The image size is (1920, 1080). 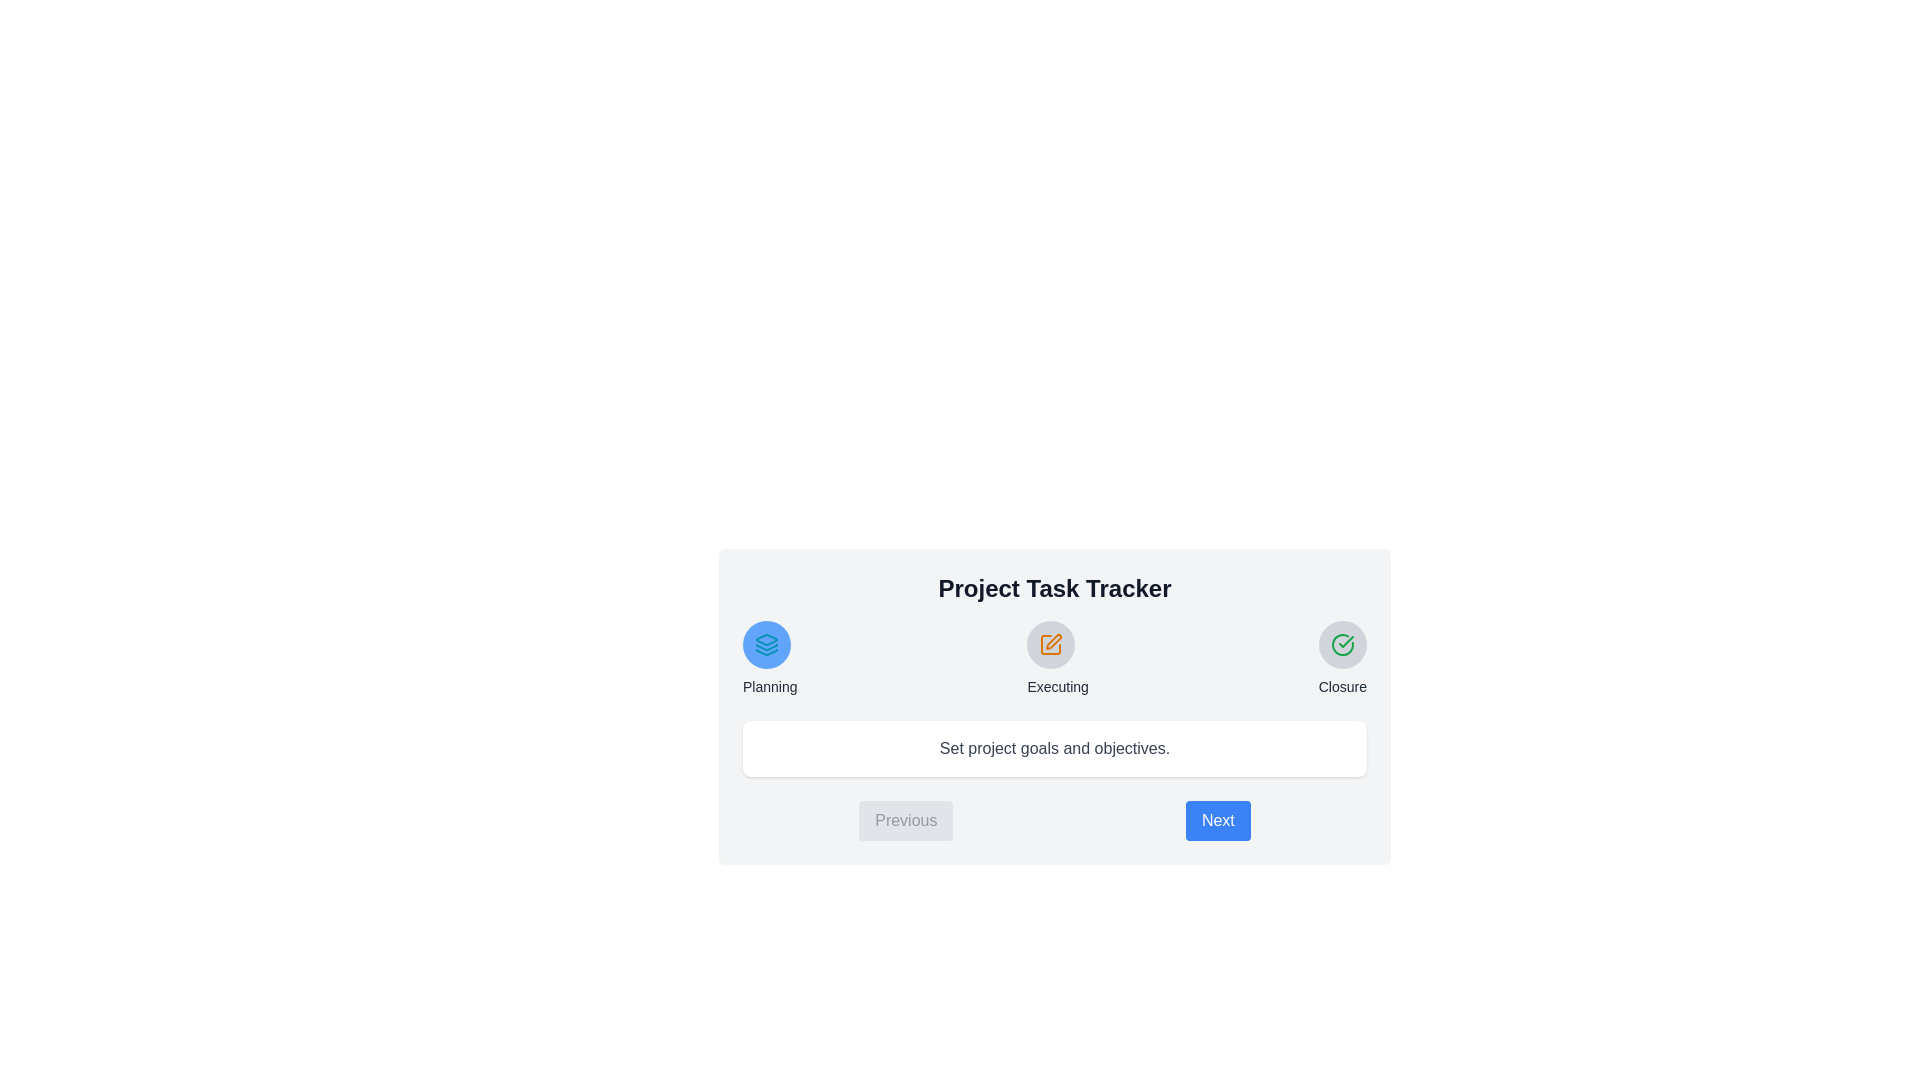 I want to click on the step icon corresponding to Closure to view its details, so click(x=1342, y=644).